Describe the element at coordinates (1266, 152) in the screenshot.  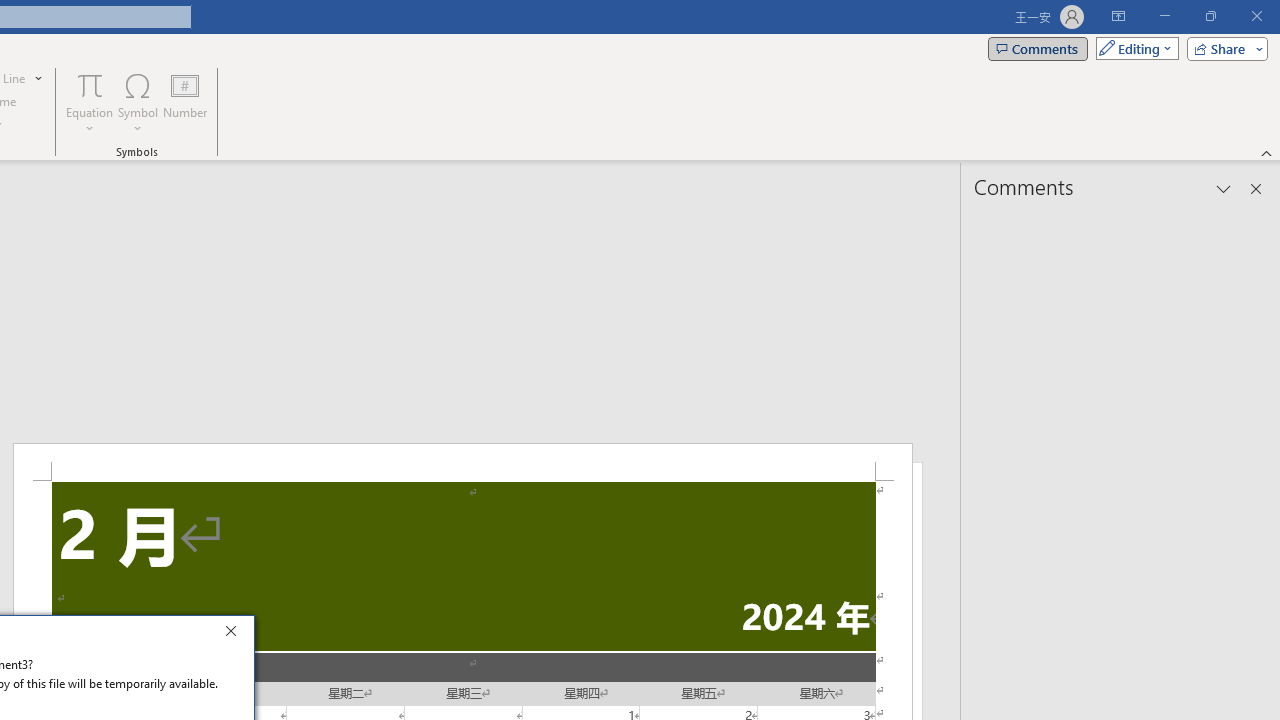
I see `'Collapse the Ribbon'` at that location.